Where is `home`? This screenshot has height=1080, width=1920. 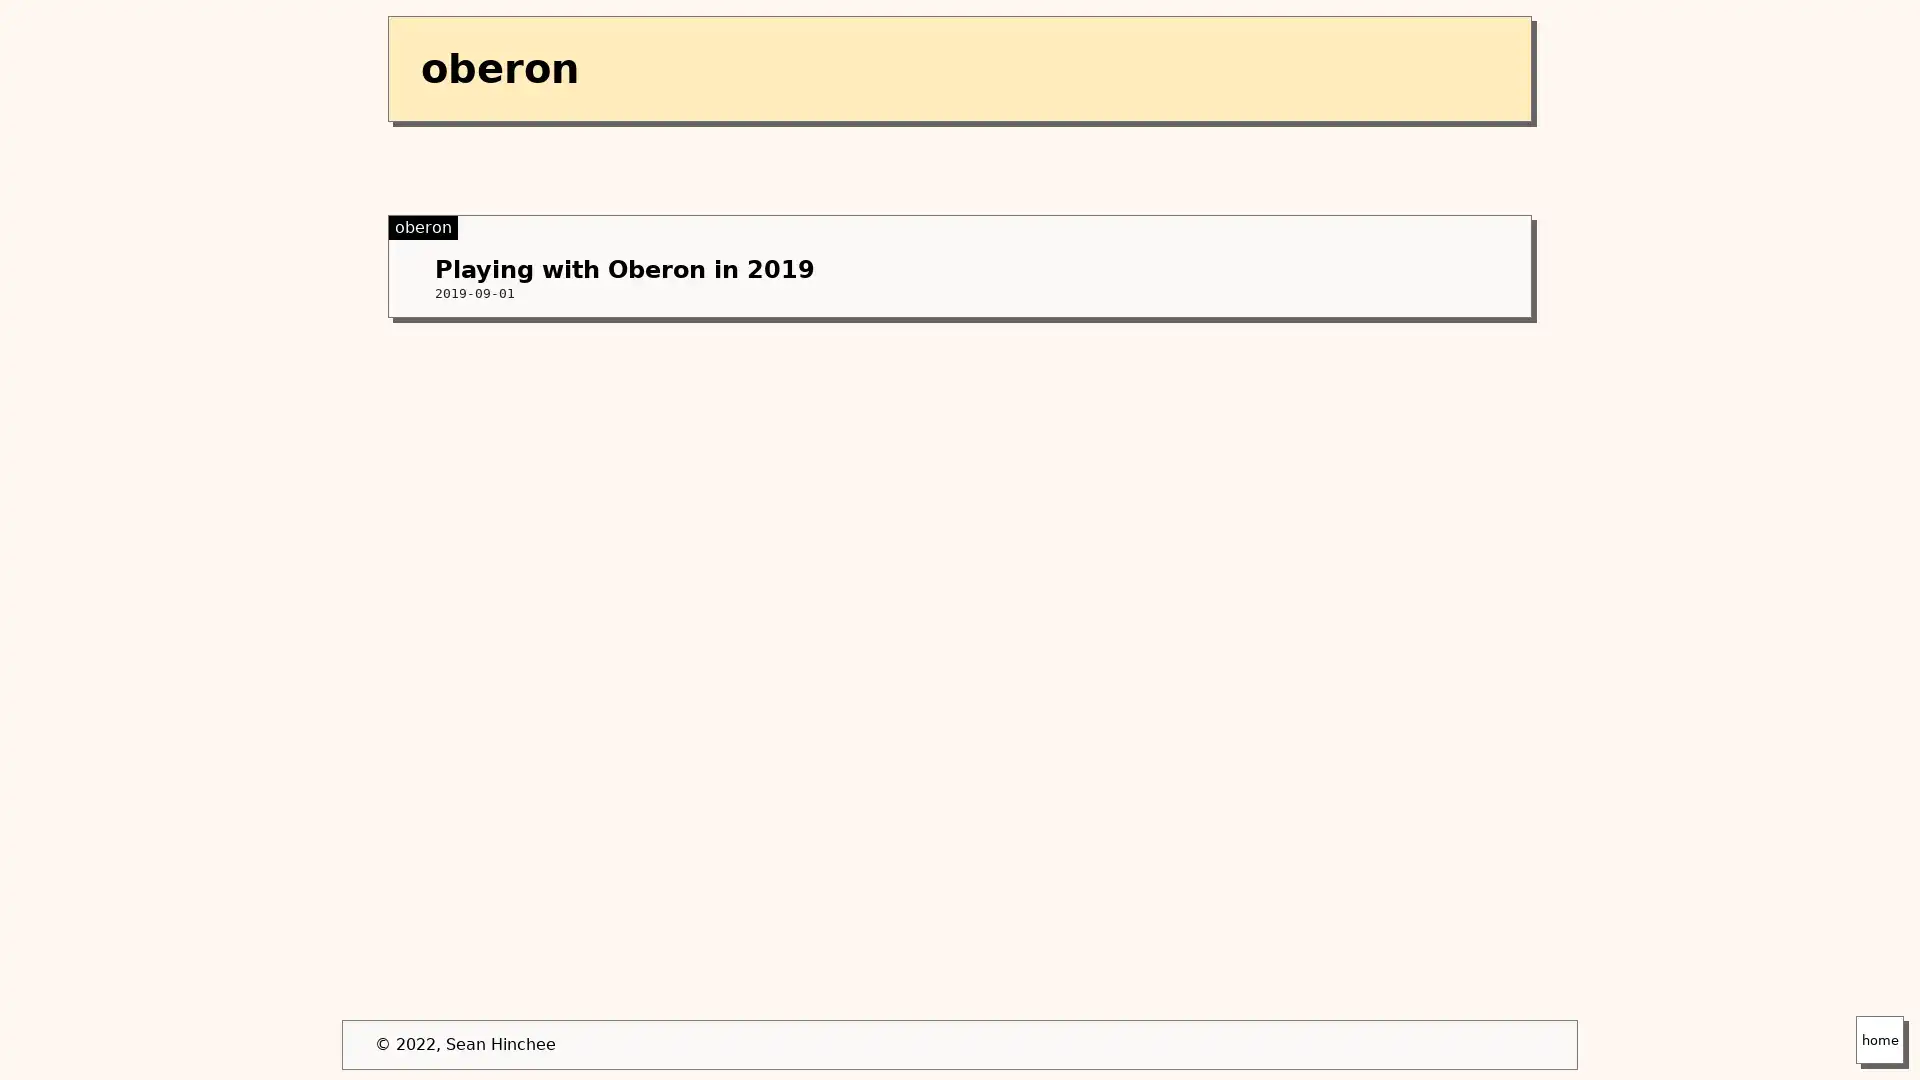 home is located at coordinates (1879, 1039).